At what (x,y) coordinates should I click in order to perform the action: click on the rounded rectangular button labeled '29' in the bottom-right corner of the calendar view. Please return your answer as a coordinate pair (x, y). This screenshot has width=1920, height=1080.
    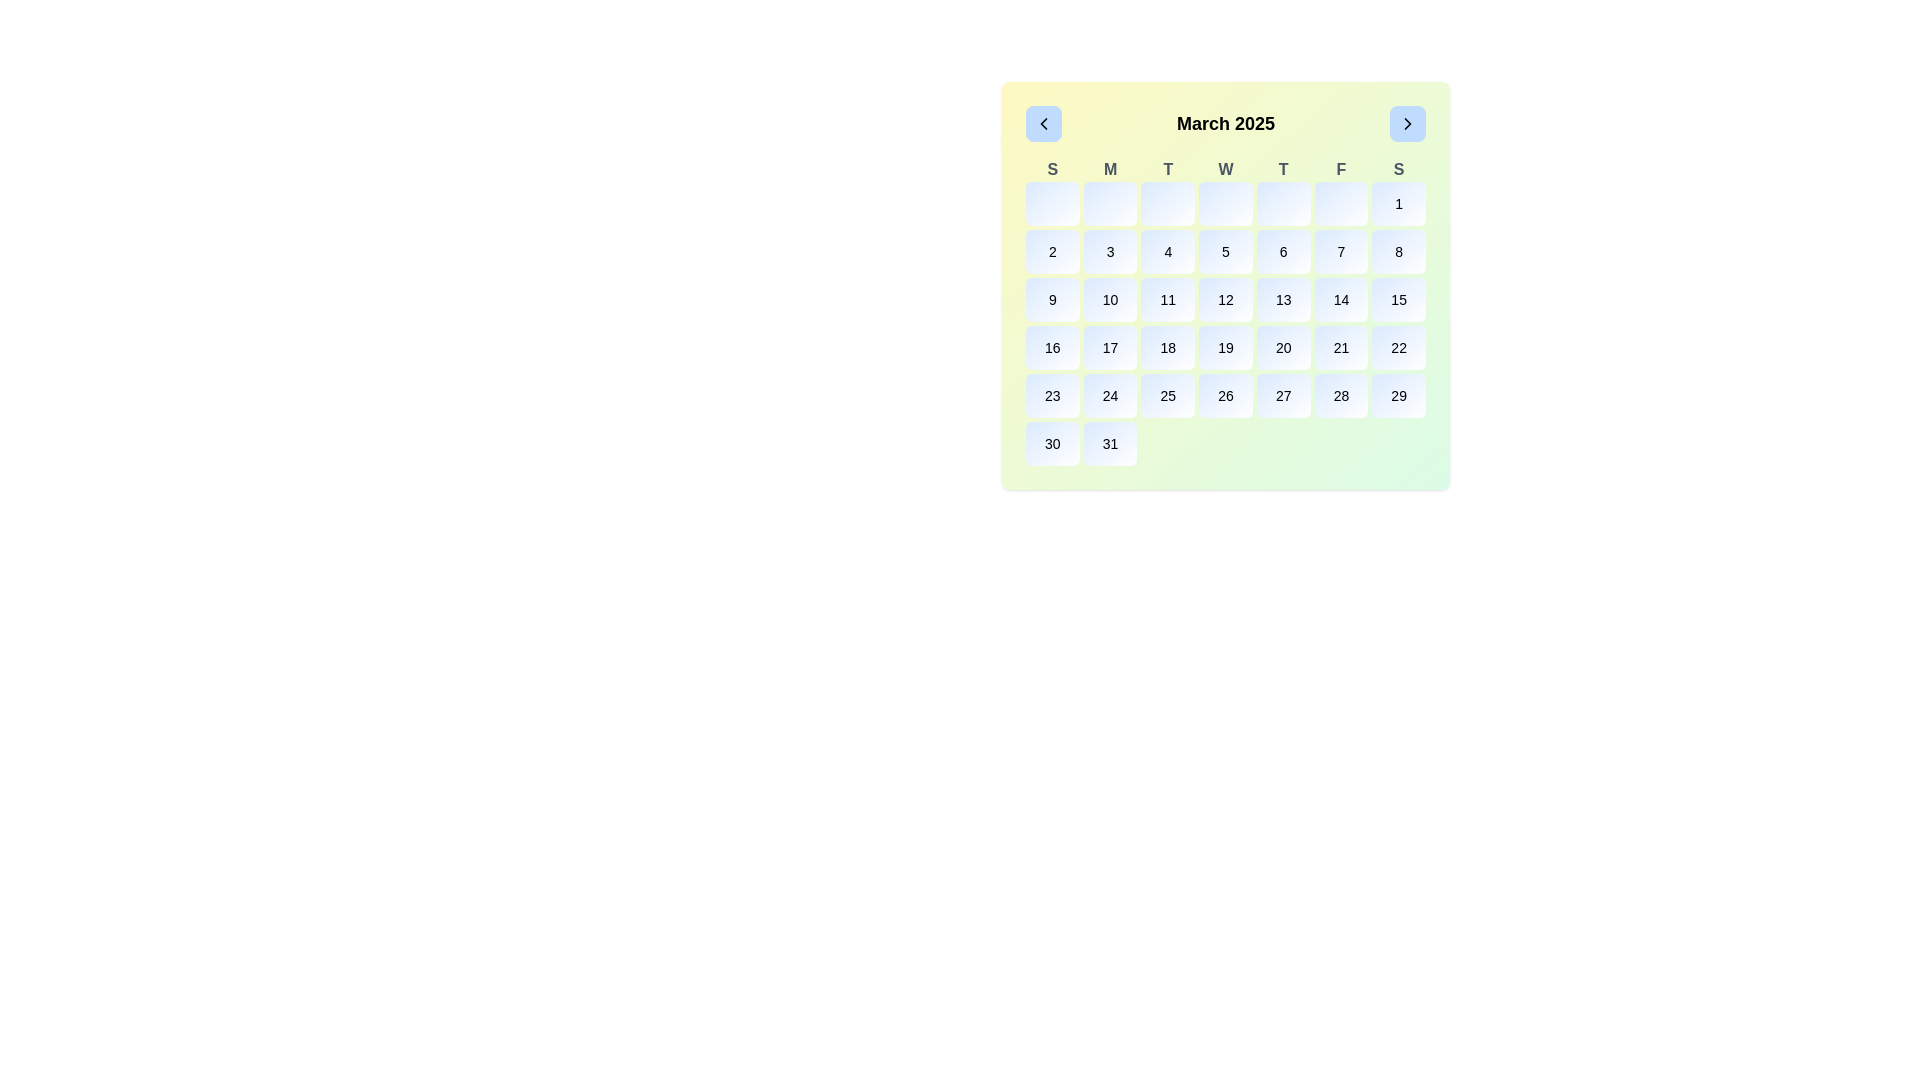
    Looking at the image, I should click on (1398, 396).